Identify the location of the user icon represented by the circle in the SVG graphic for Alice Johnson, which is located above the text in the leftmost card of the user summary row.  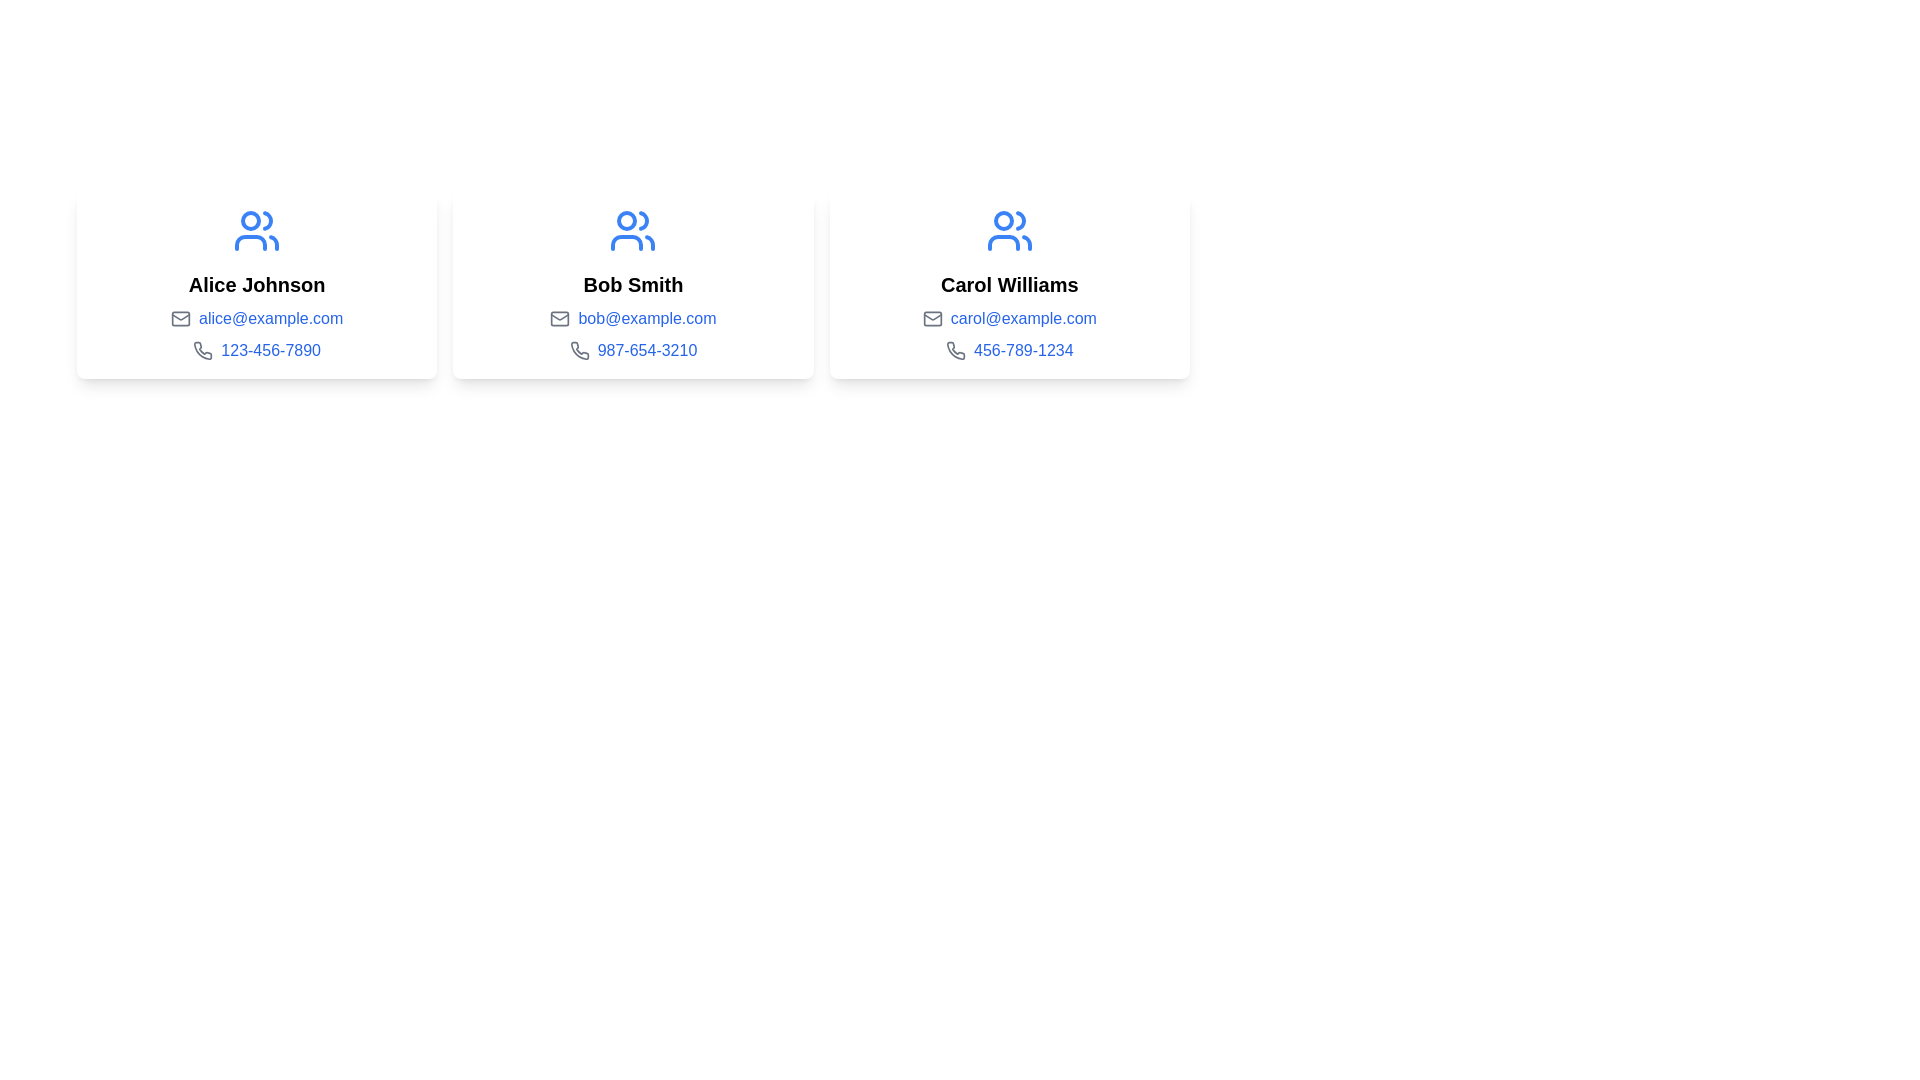
(250, 220).